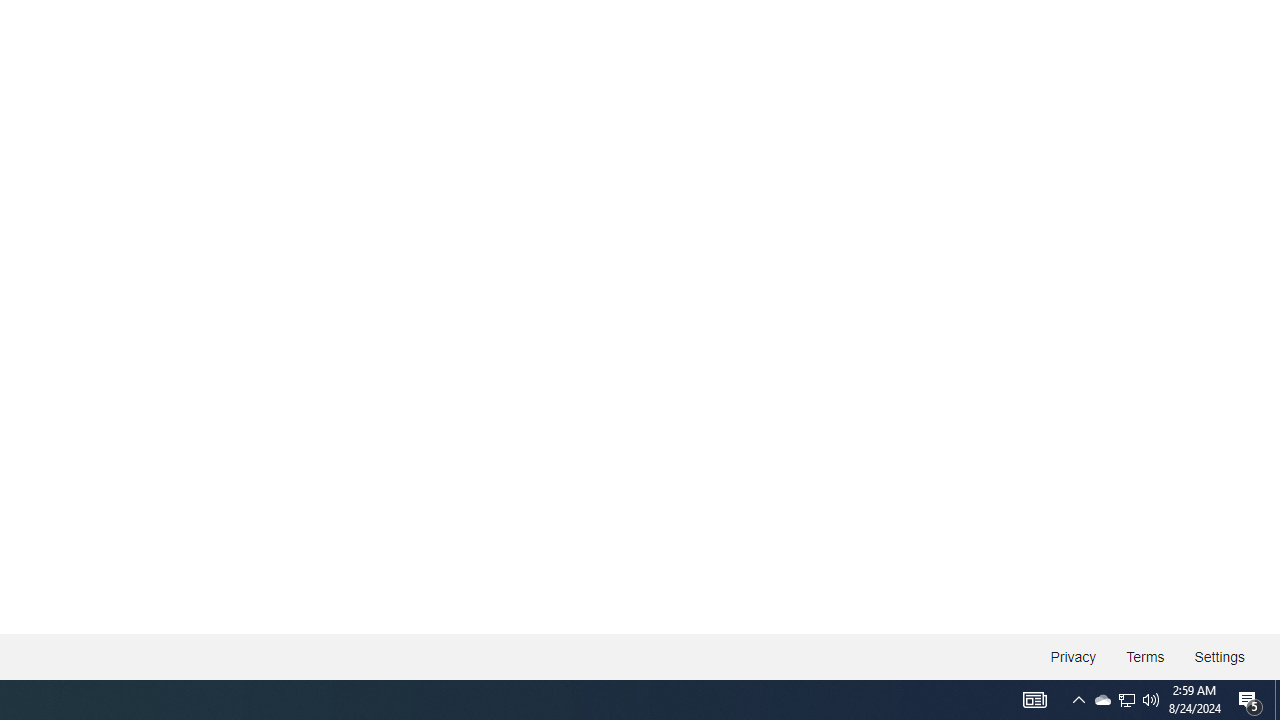 This screenshot has width=1280, height=720. Describe the element at coordinates (1072, 657) in the screenshot. I see `'Privacy'` at that location.